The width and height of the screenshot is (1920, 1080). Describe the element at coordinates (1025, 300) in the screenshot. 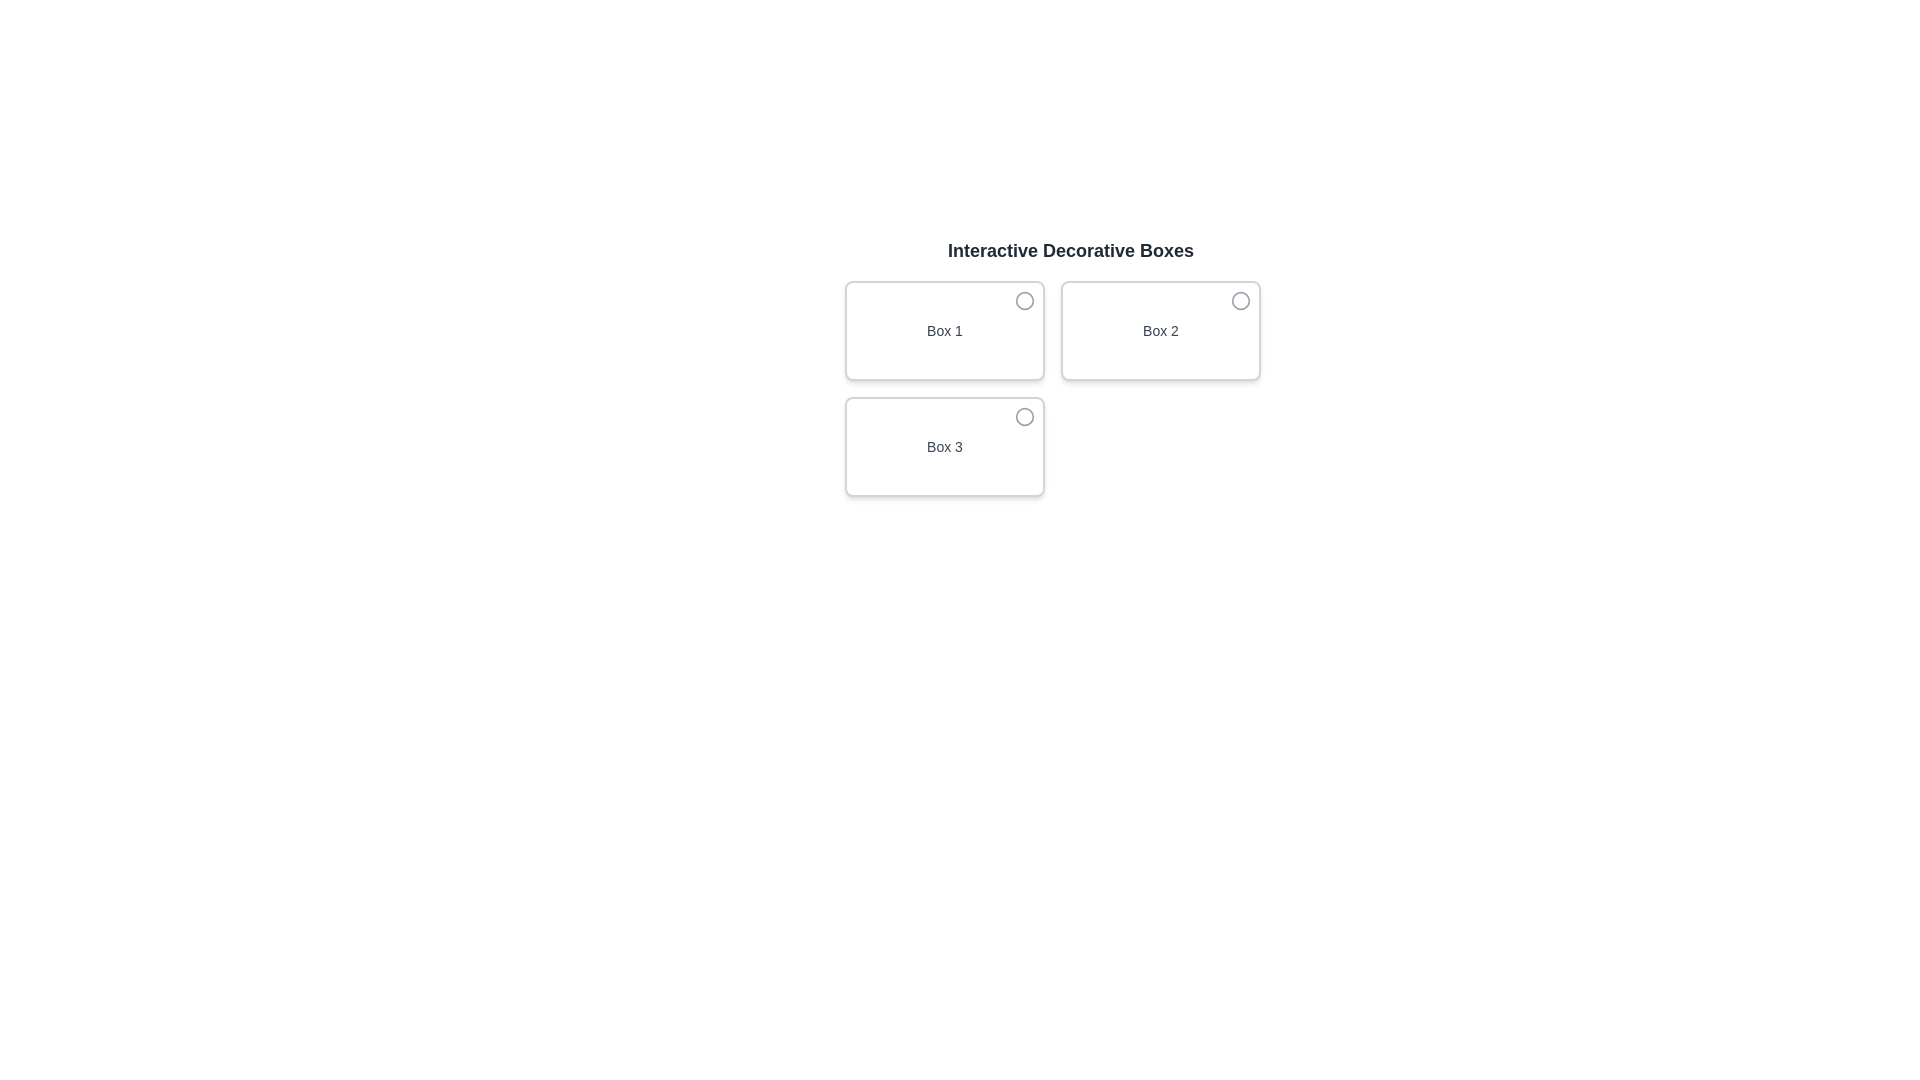

I see `the circular Icon or Status Indicator located in the top-right corner of 'Box 1', which is part of a grid layout of three boxes` at that location.